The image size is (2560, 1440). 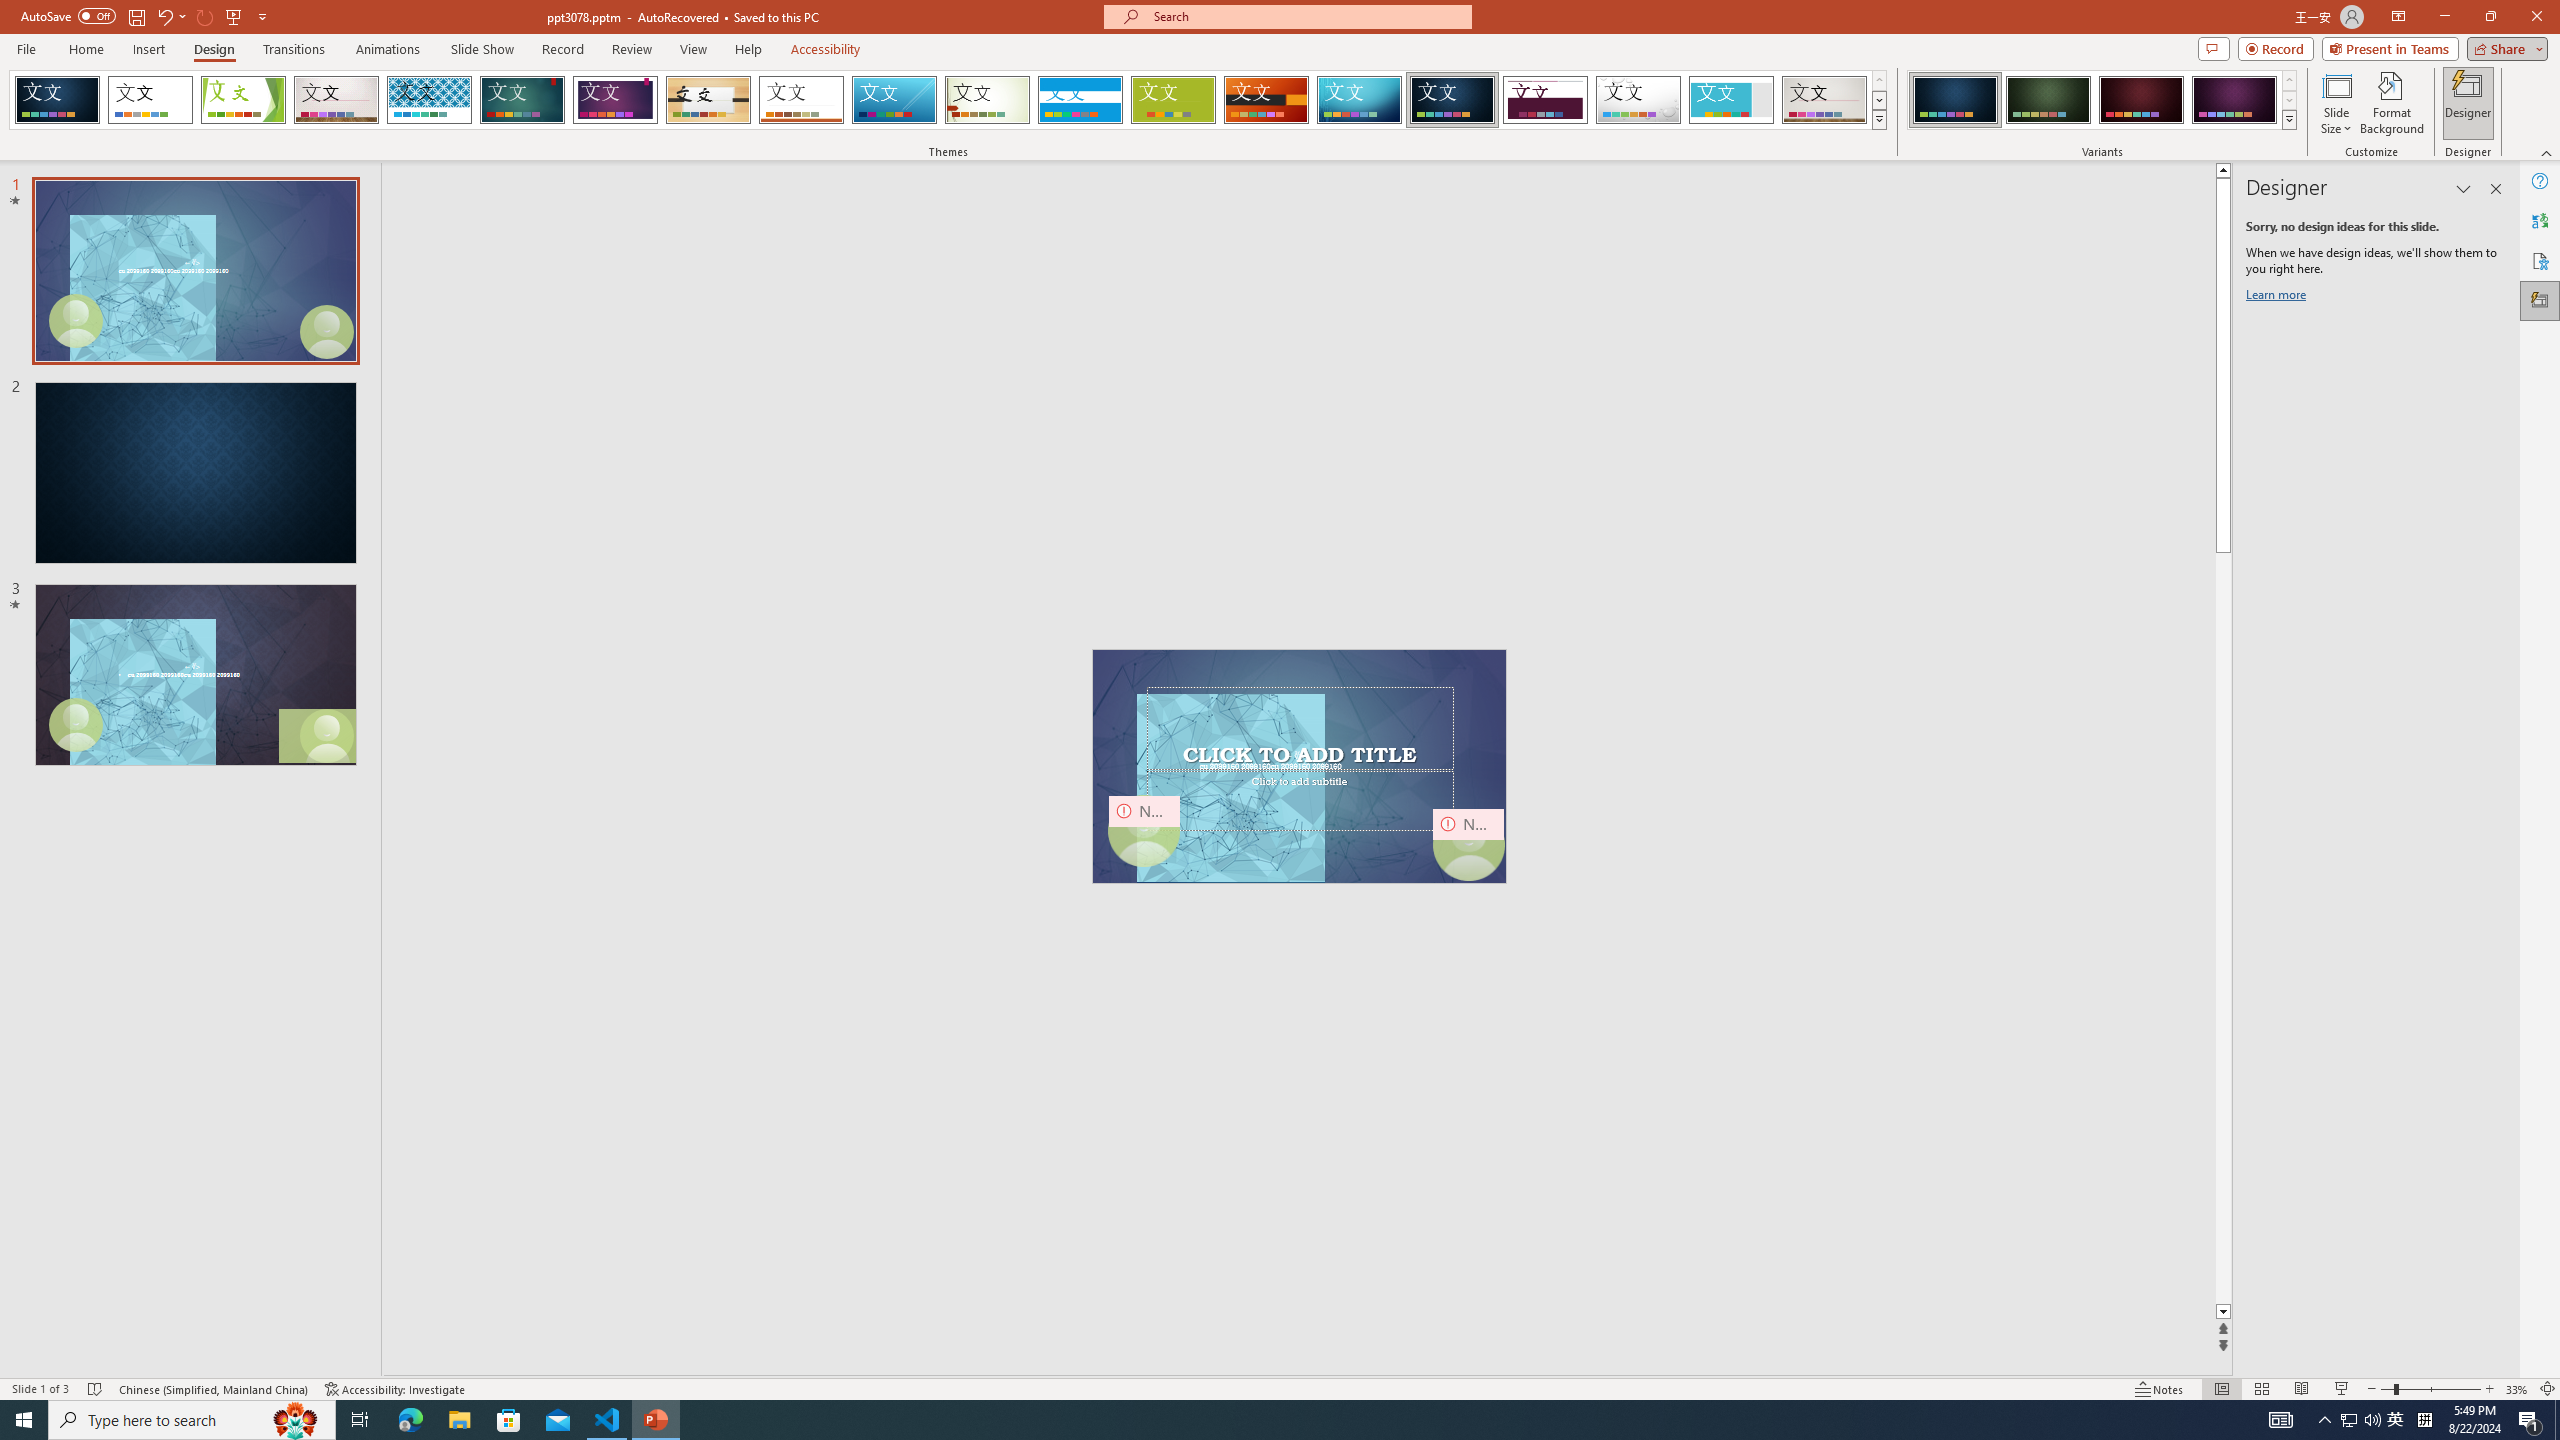 What do you see at coordinates (429, 99) in the screenshot?
I see `'Integral'` at bounding box center [429, 99].